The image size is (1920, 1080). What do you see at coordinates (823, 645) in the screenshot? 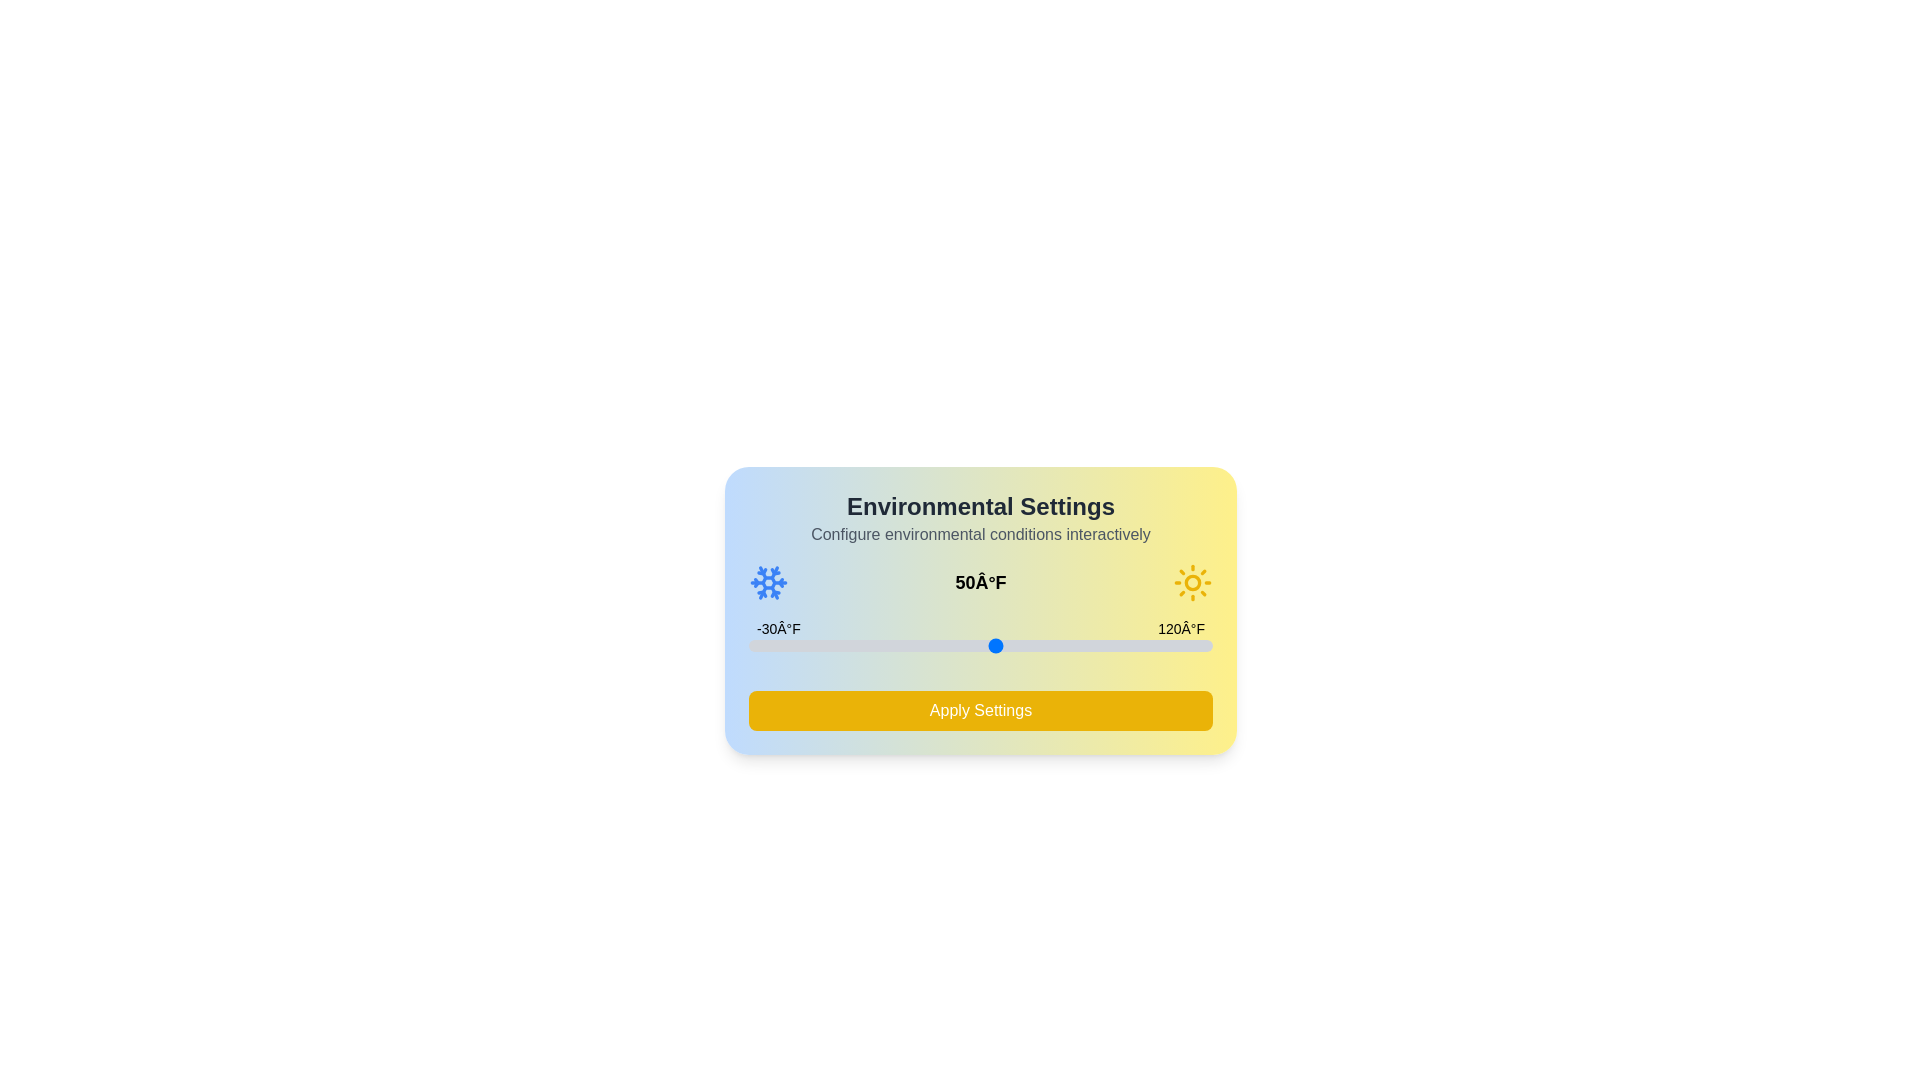
I see `the temperature slider to -6°F` at bounding box center [823, 645].